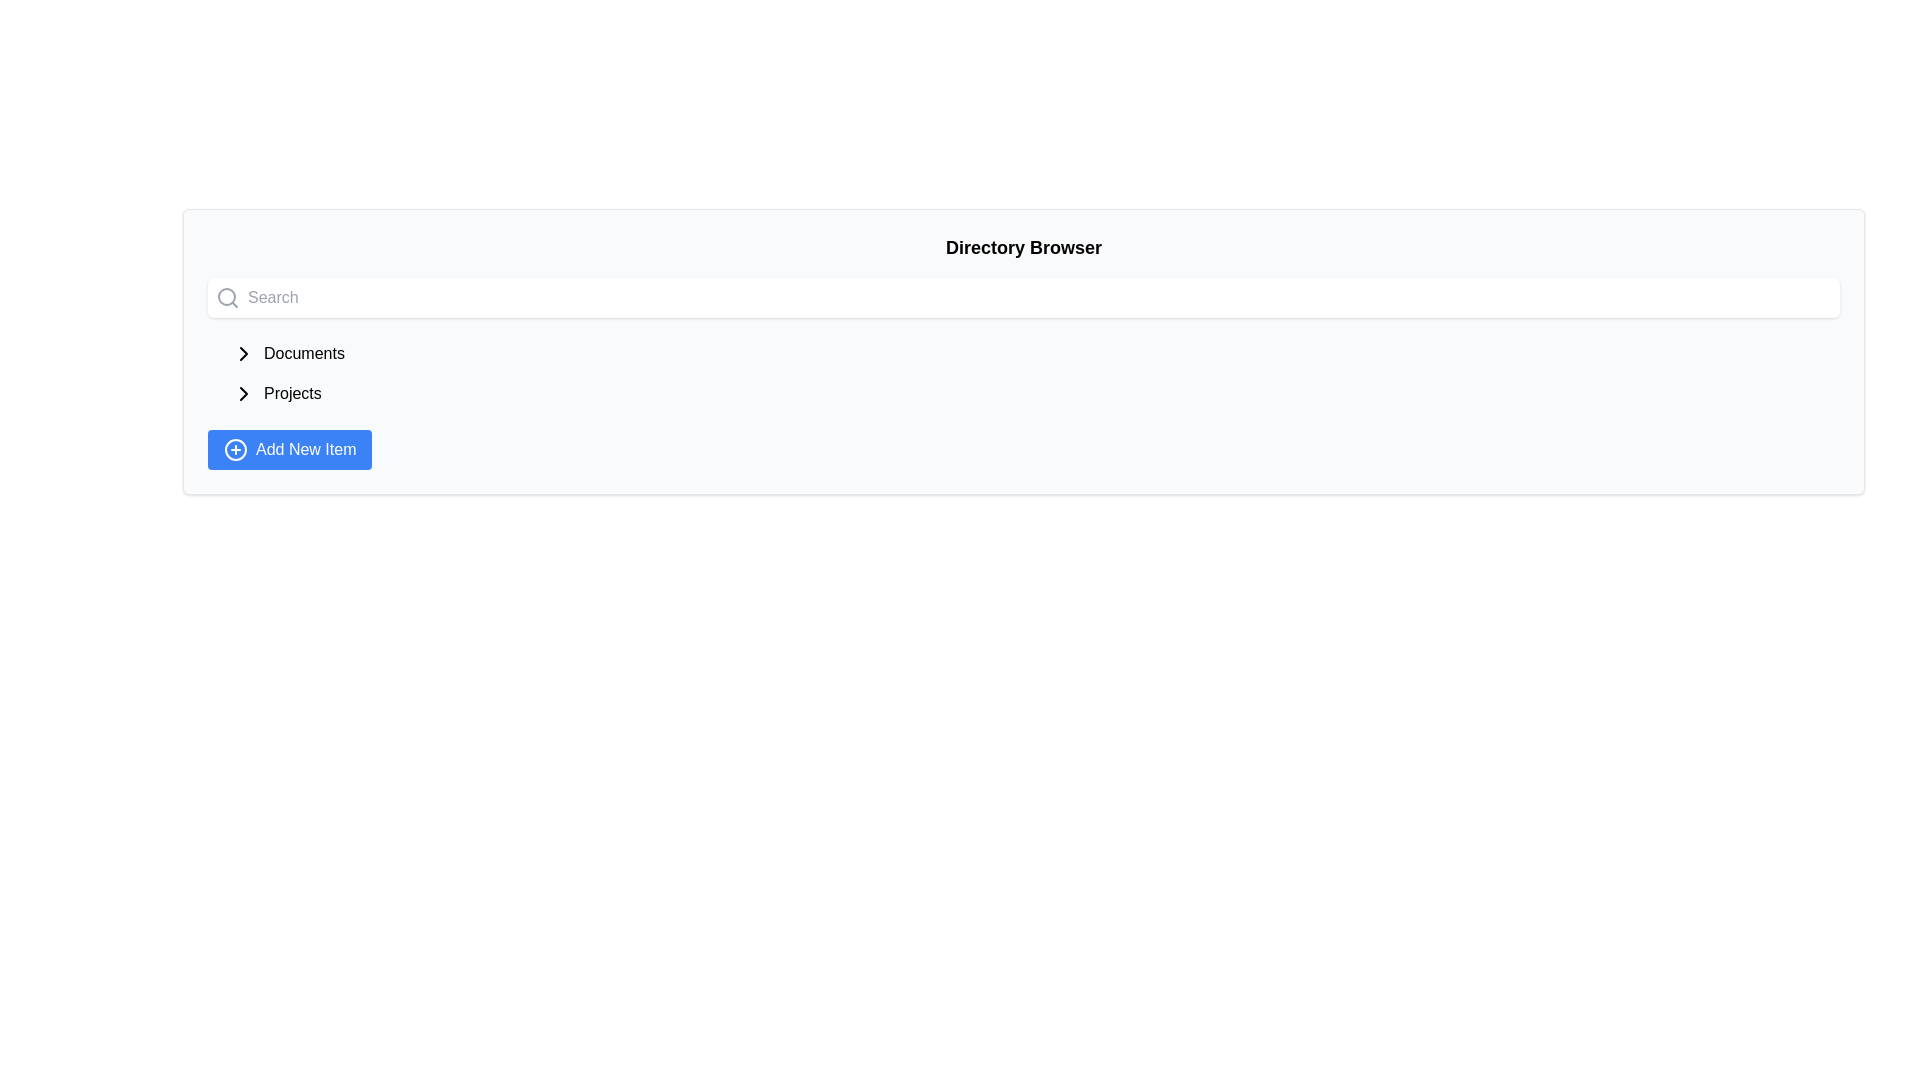 The image size is (1920, 1080). What do you see at coordinates (227, 297) in the screenshot?
I see `the magnifying glass icon located to the left of the 'Search' text input field` at bounding box center [227, 297].